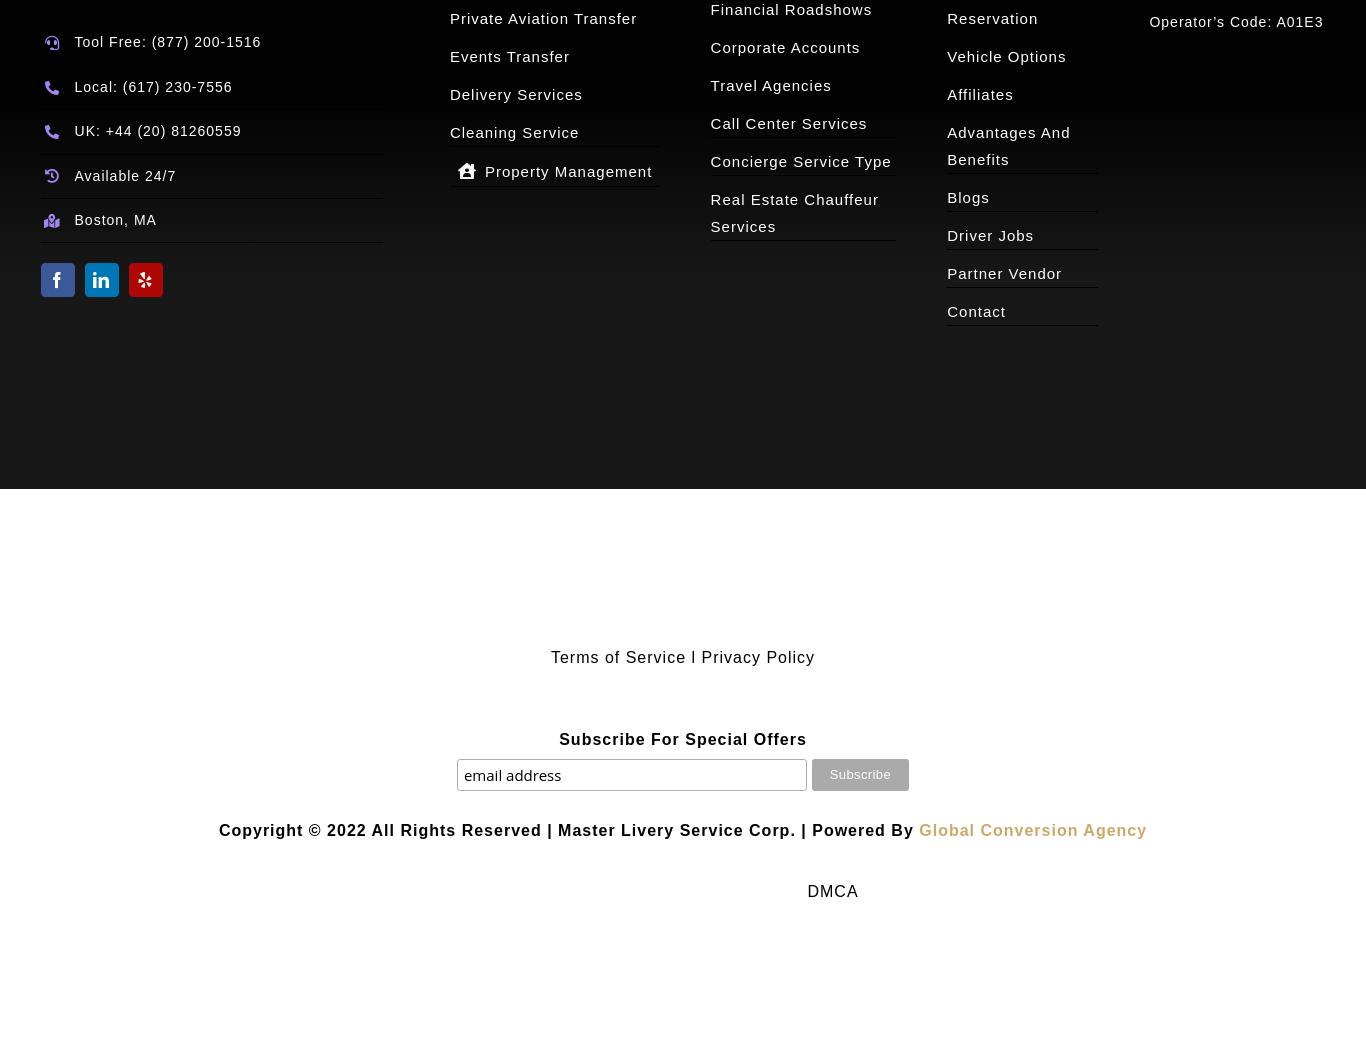 The height and width of the screenshot is (1061, 1366). Describe the element at coordinates (794, 212) in the screenshot. I see `'Real Estate Chauffeur Services'` at that location.